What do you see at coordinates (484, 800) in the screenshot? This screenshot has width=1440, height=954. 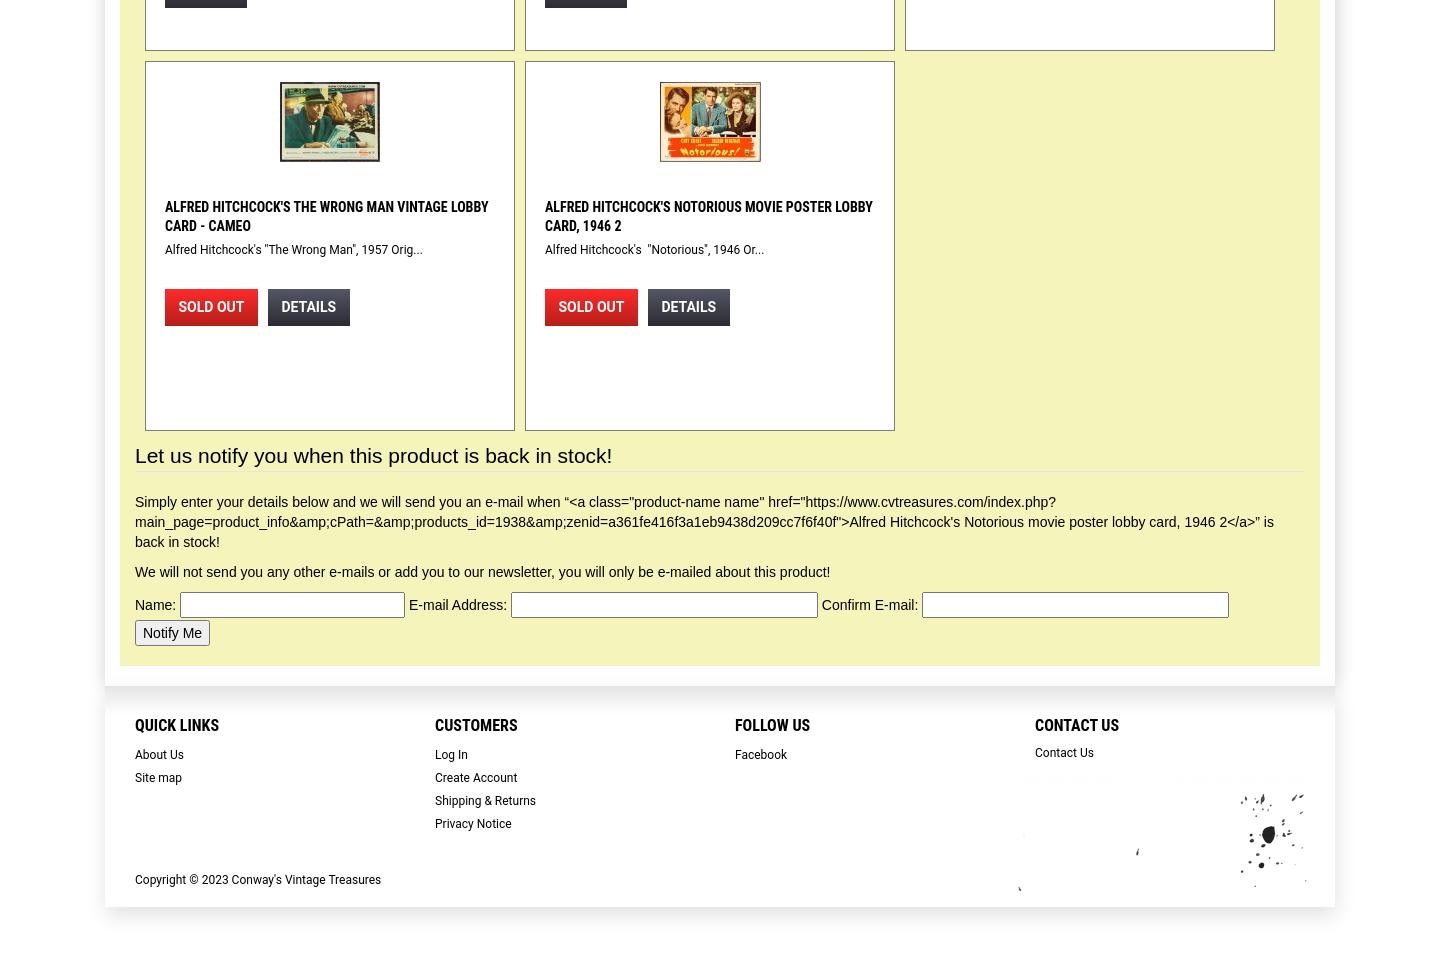 I see `'Shipping & Returns'` at bounding box center [484, 800].